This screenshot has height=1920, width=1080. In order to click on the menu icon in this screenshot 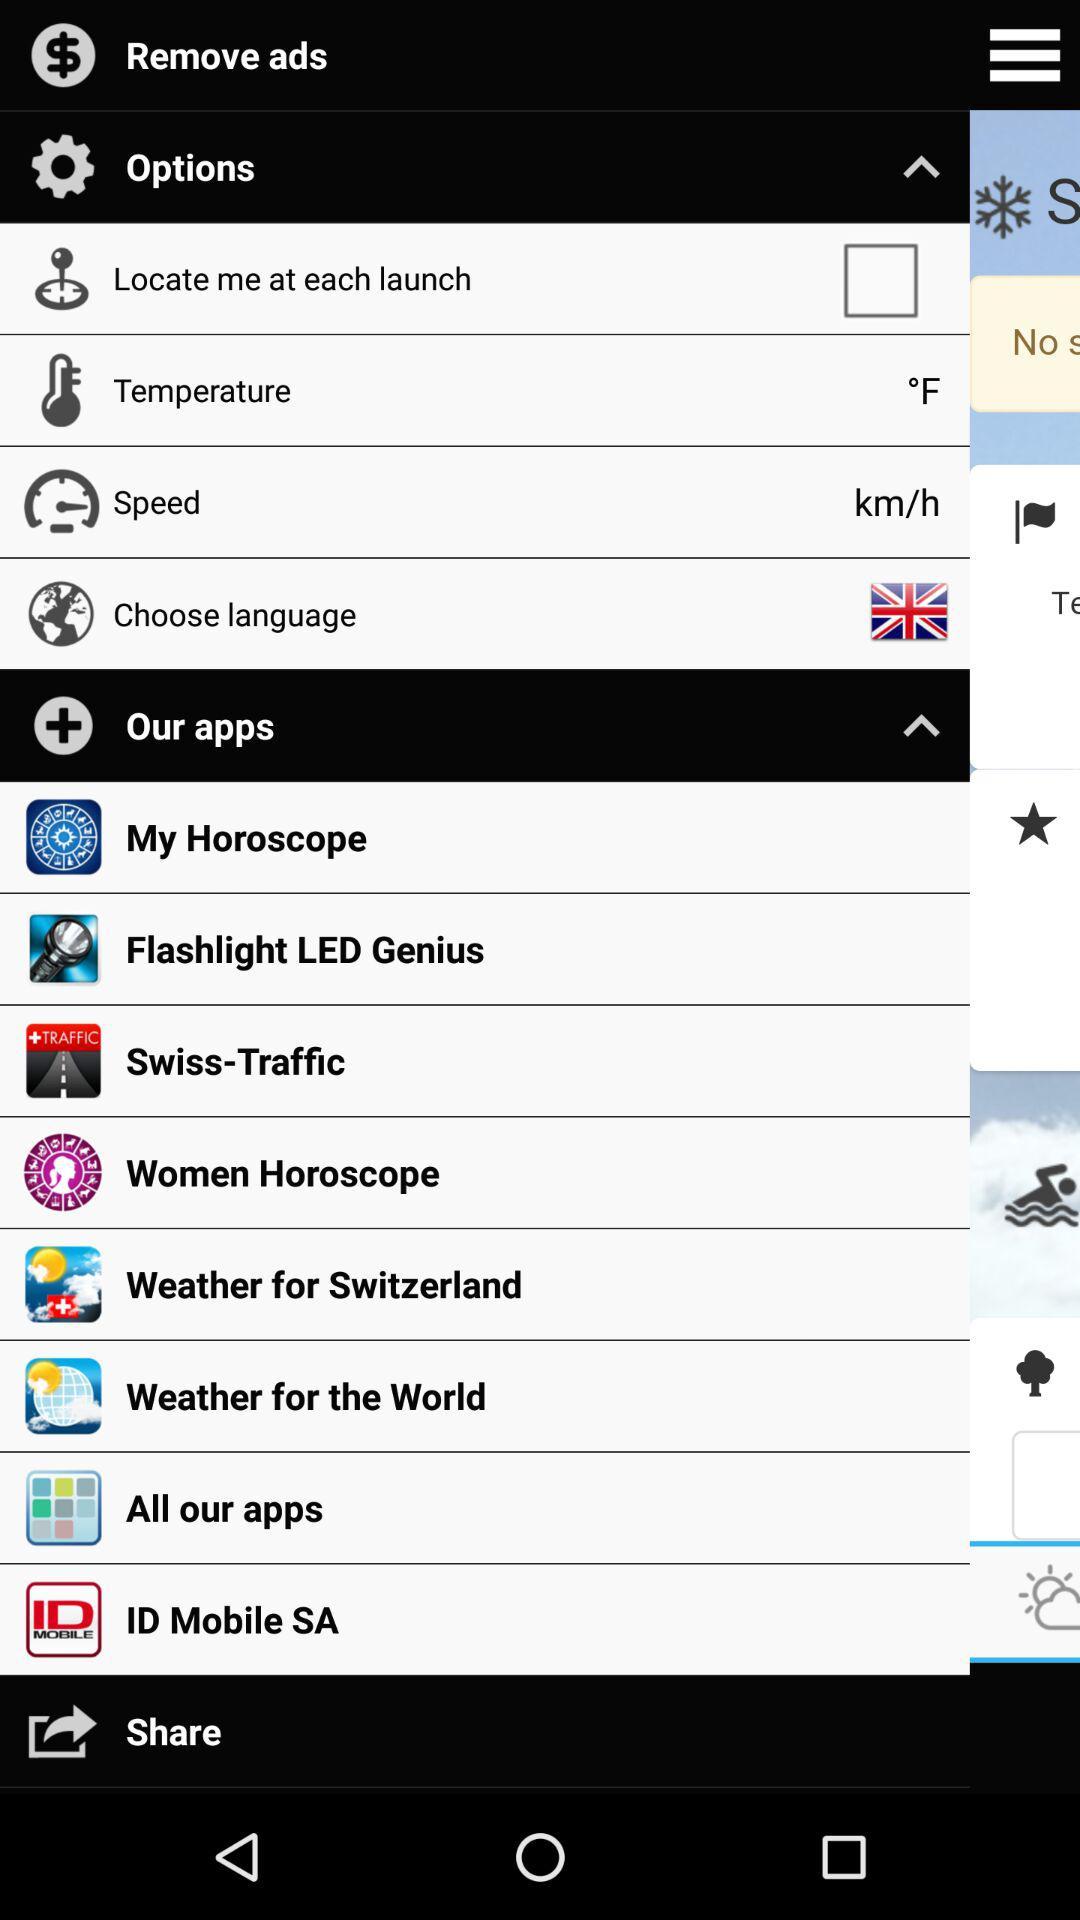, I will do `click(1024, 58)`.